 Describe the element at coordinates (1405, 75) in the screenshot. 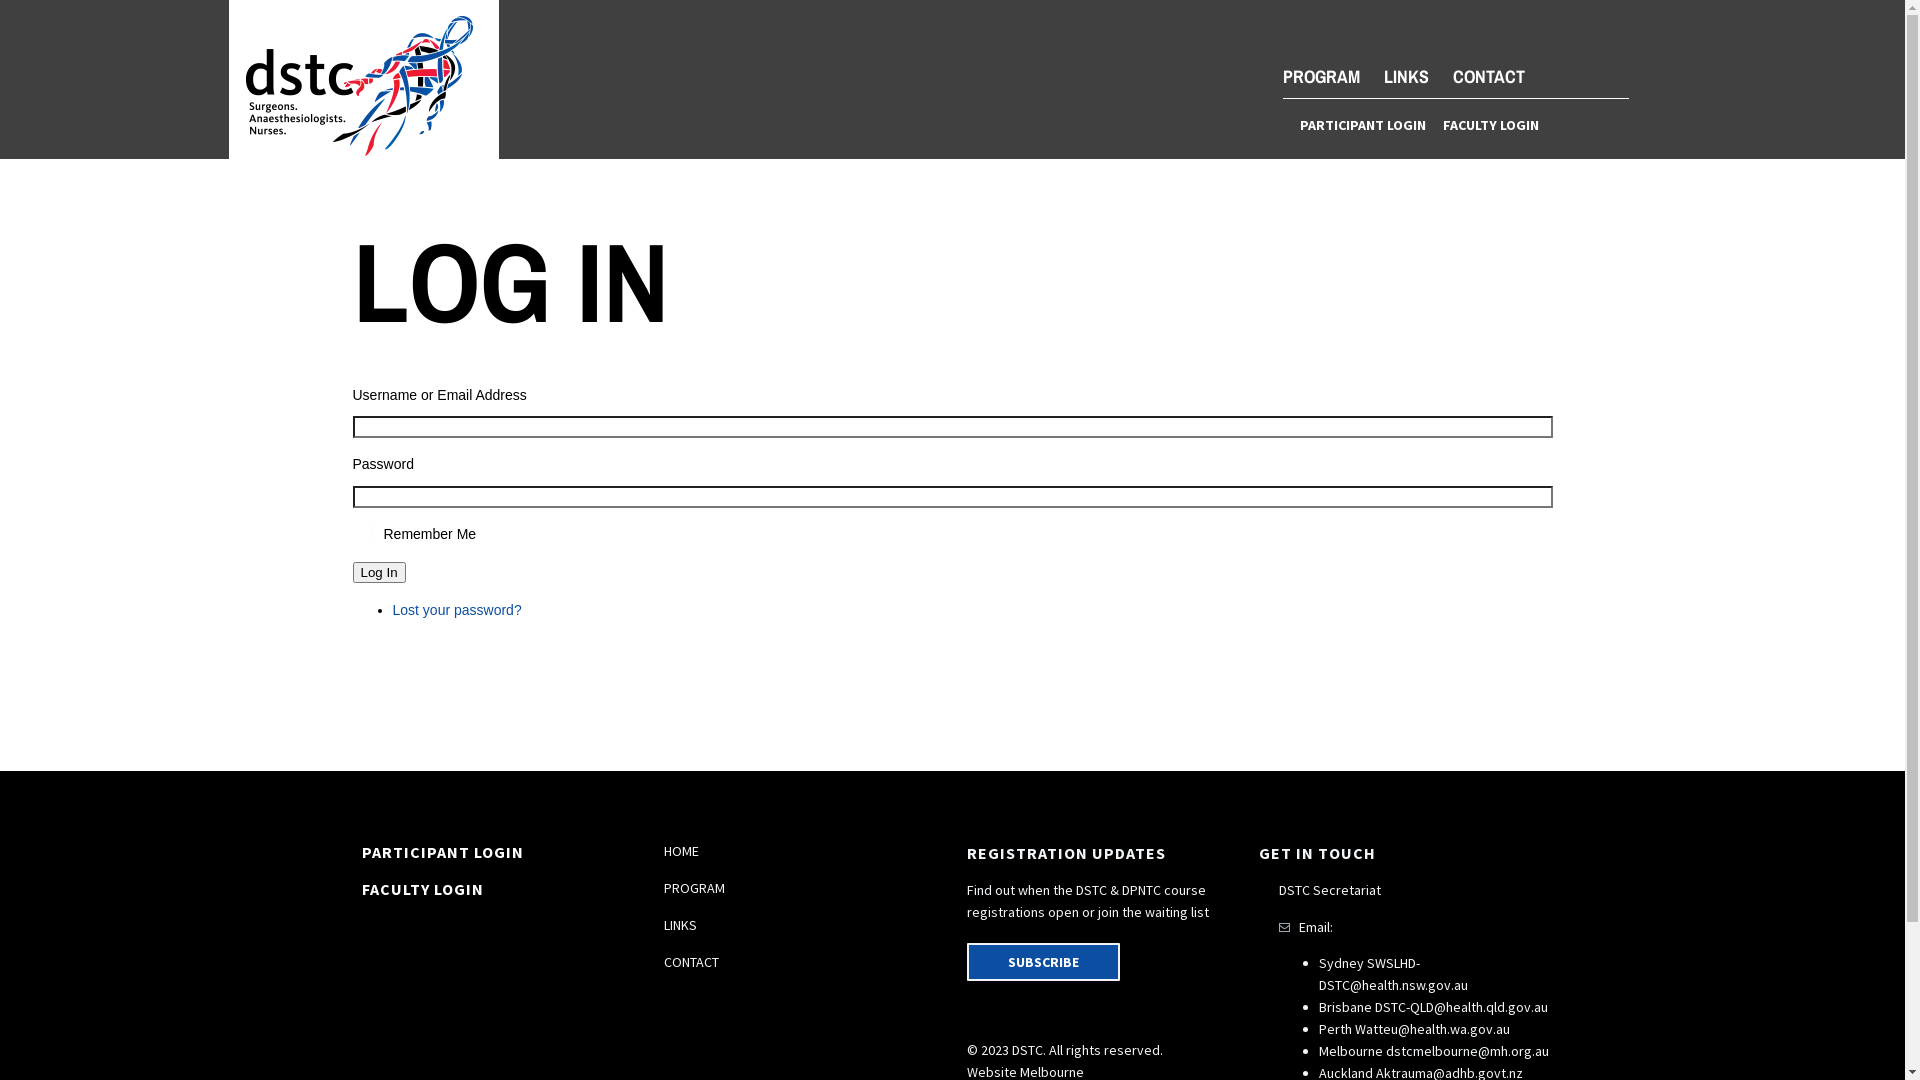

I see `'LINKS'` at that location.